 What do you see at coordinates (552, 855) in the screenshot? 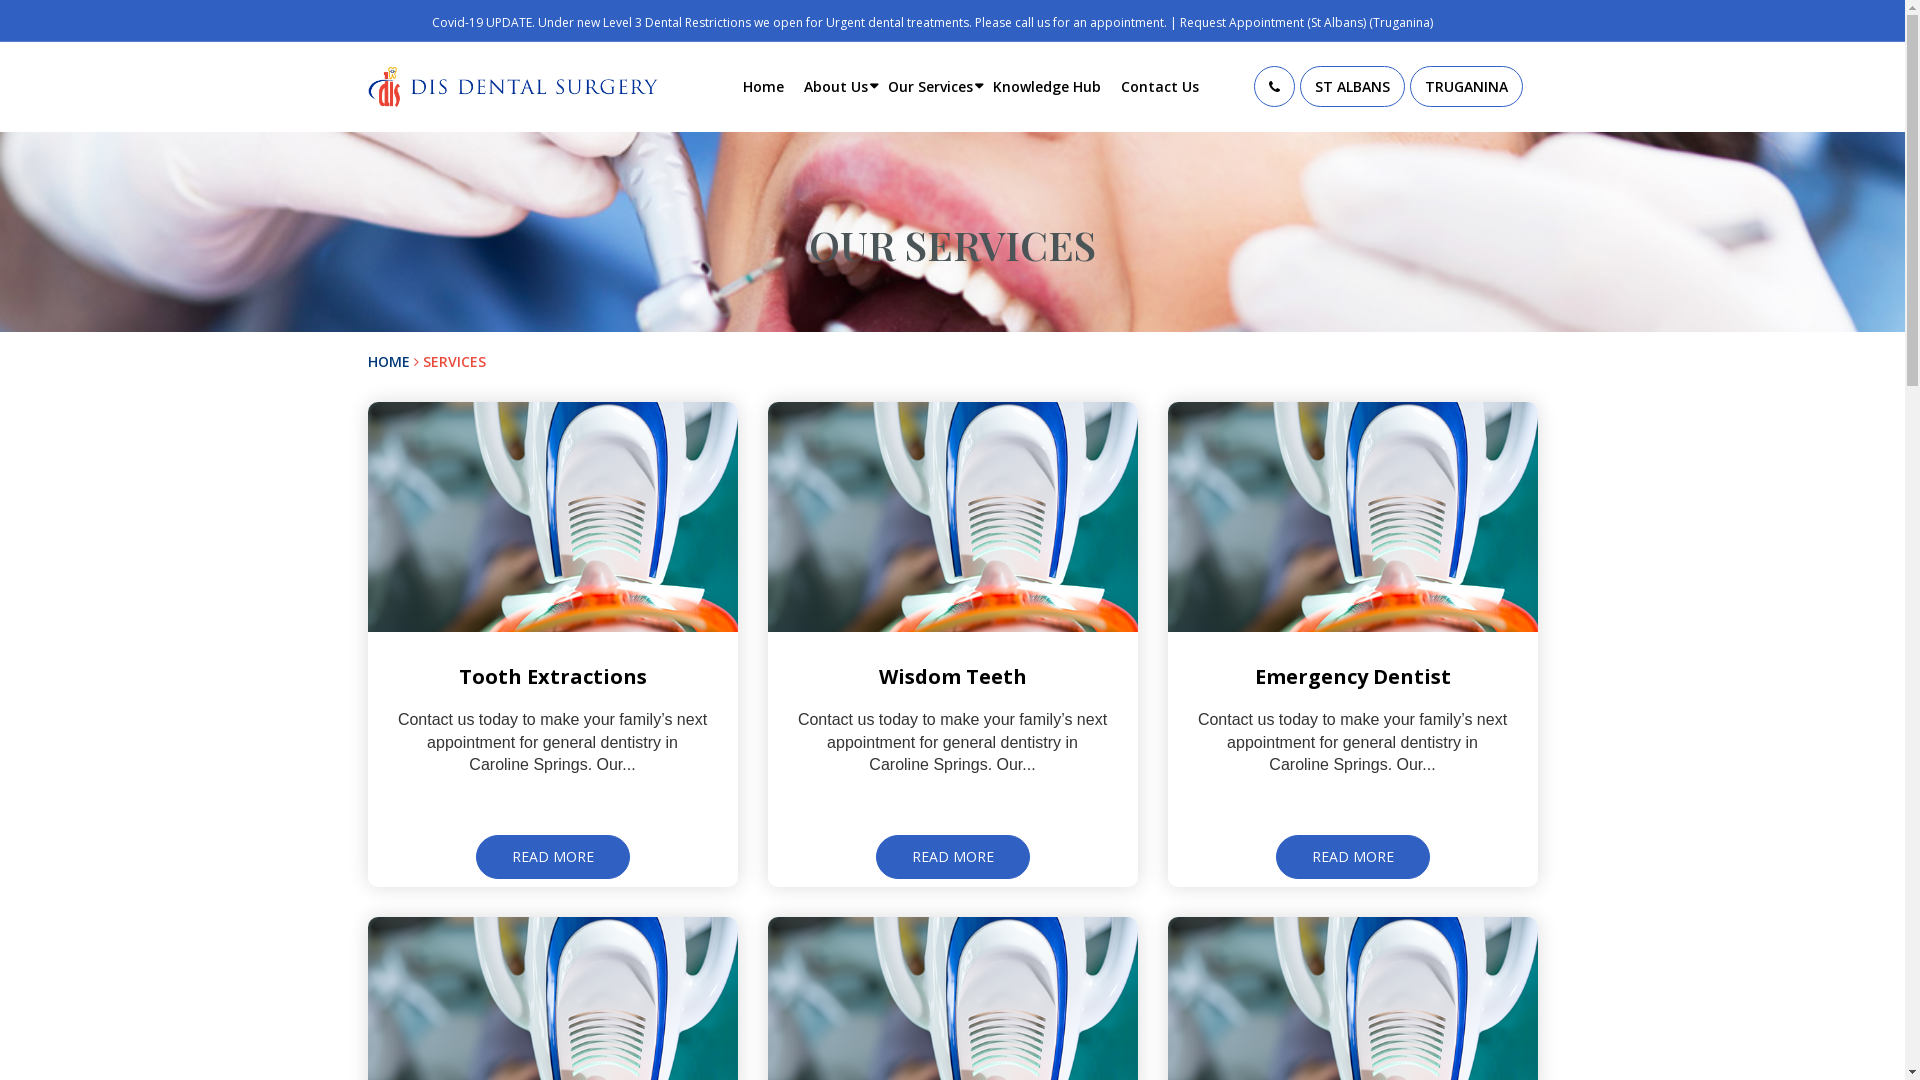
I see `'READ MORE'` at bounding box center [552, 855].